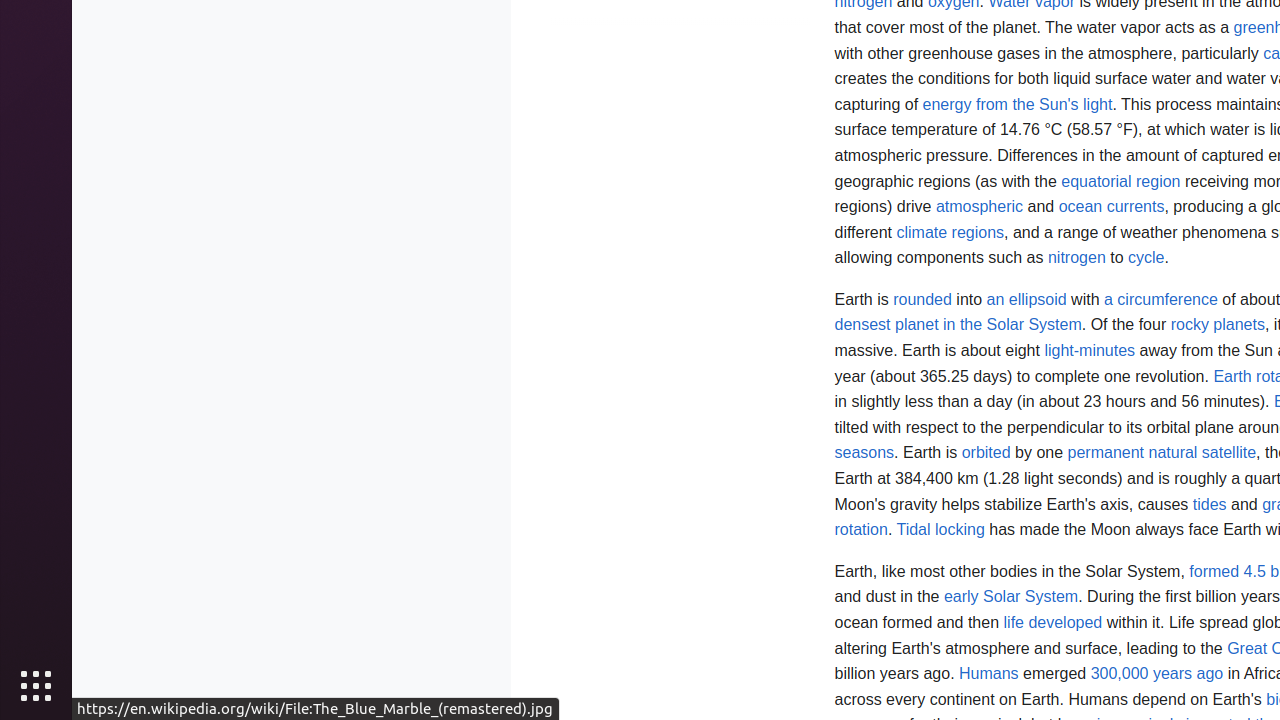 The width and height of the screenshot is (1280, 720). Describe the element at coordinates (1216, 324) in the screenshot. I see `'rocky planets'` at that location.